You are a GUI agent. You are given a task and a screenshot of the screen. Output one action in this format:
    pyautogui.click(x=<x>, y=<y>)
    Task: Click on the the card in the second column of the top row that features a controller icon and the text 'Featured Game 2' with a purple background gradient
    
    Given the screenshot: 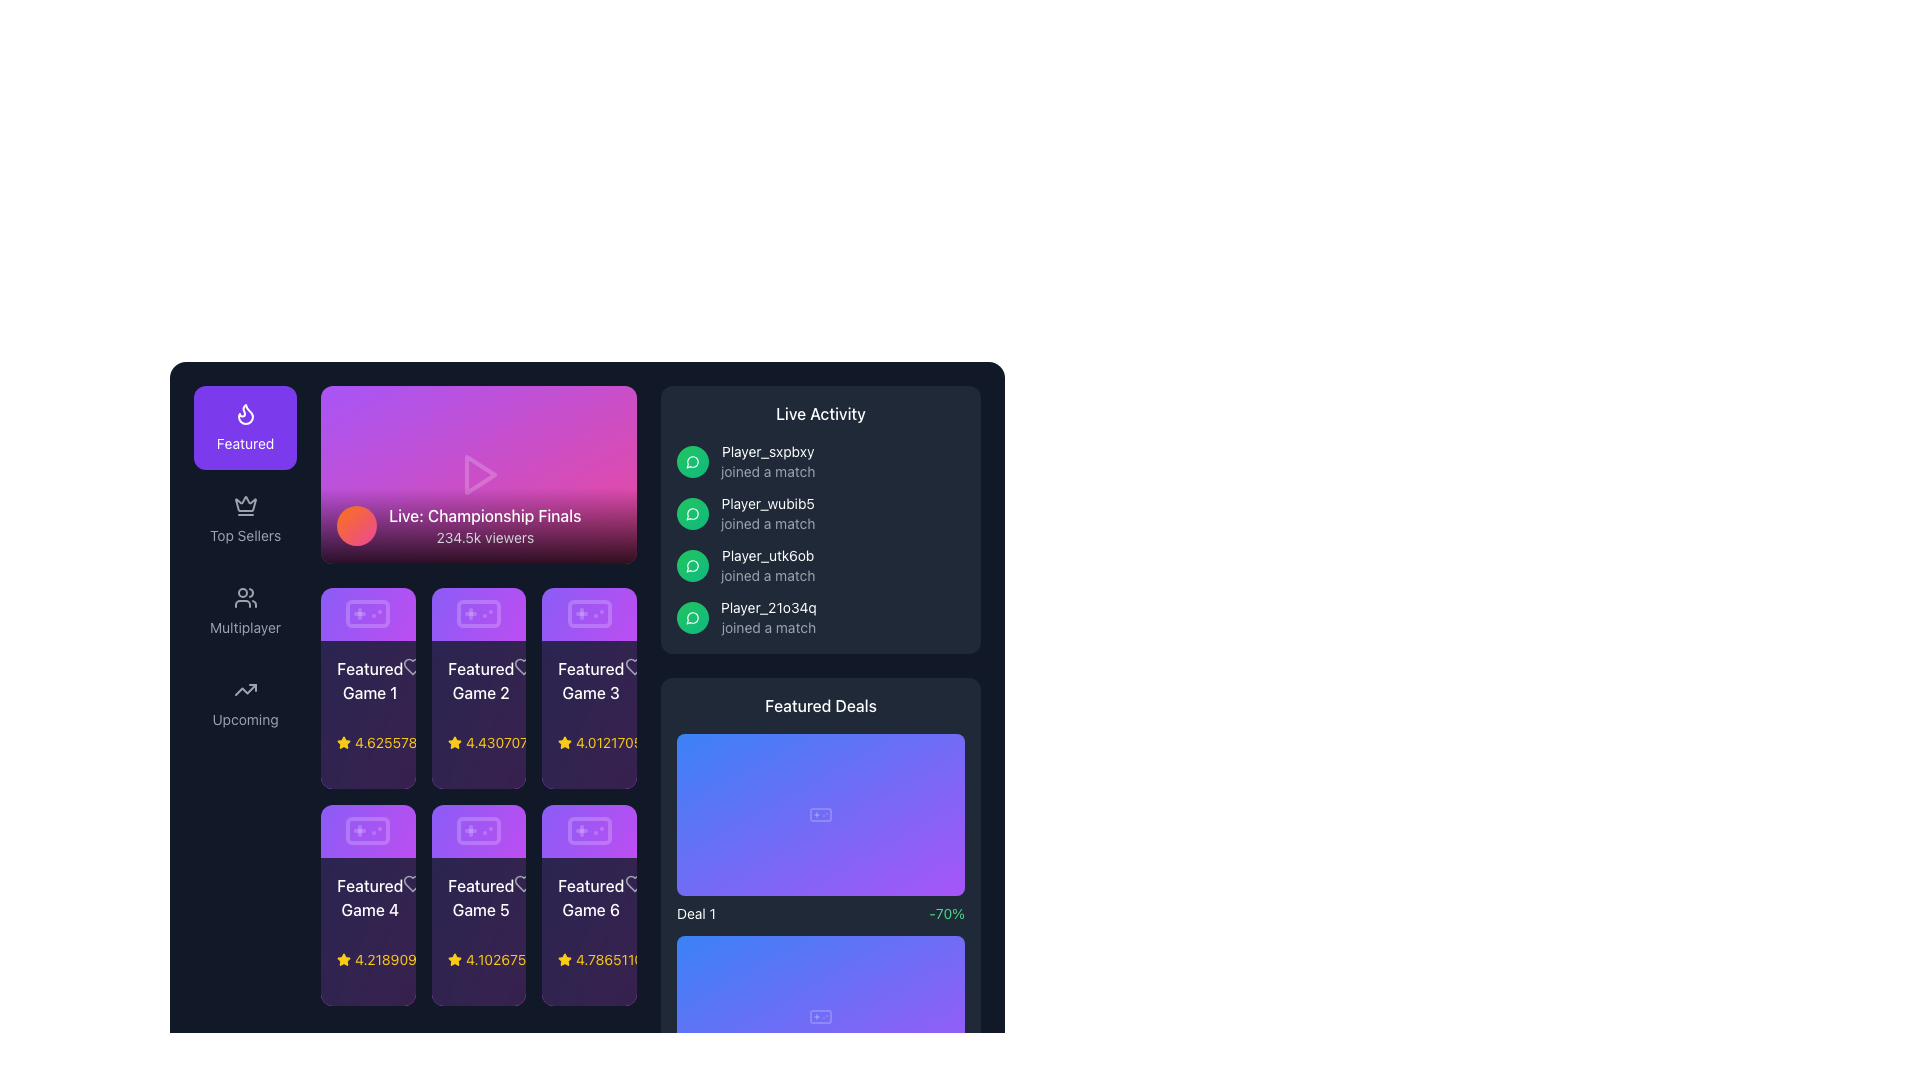 What is the action you would take?
    pyautogui.click(x=478, y=687)
    